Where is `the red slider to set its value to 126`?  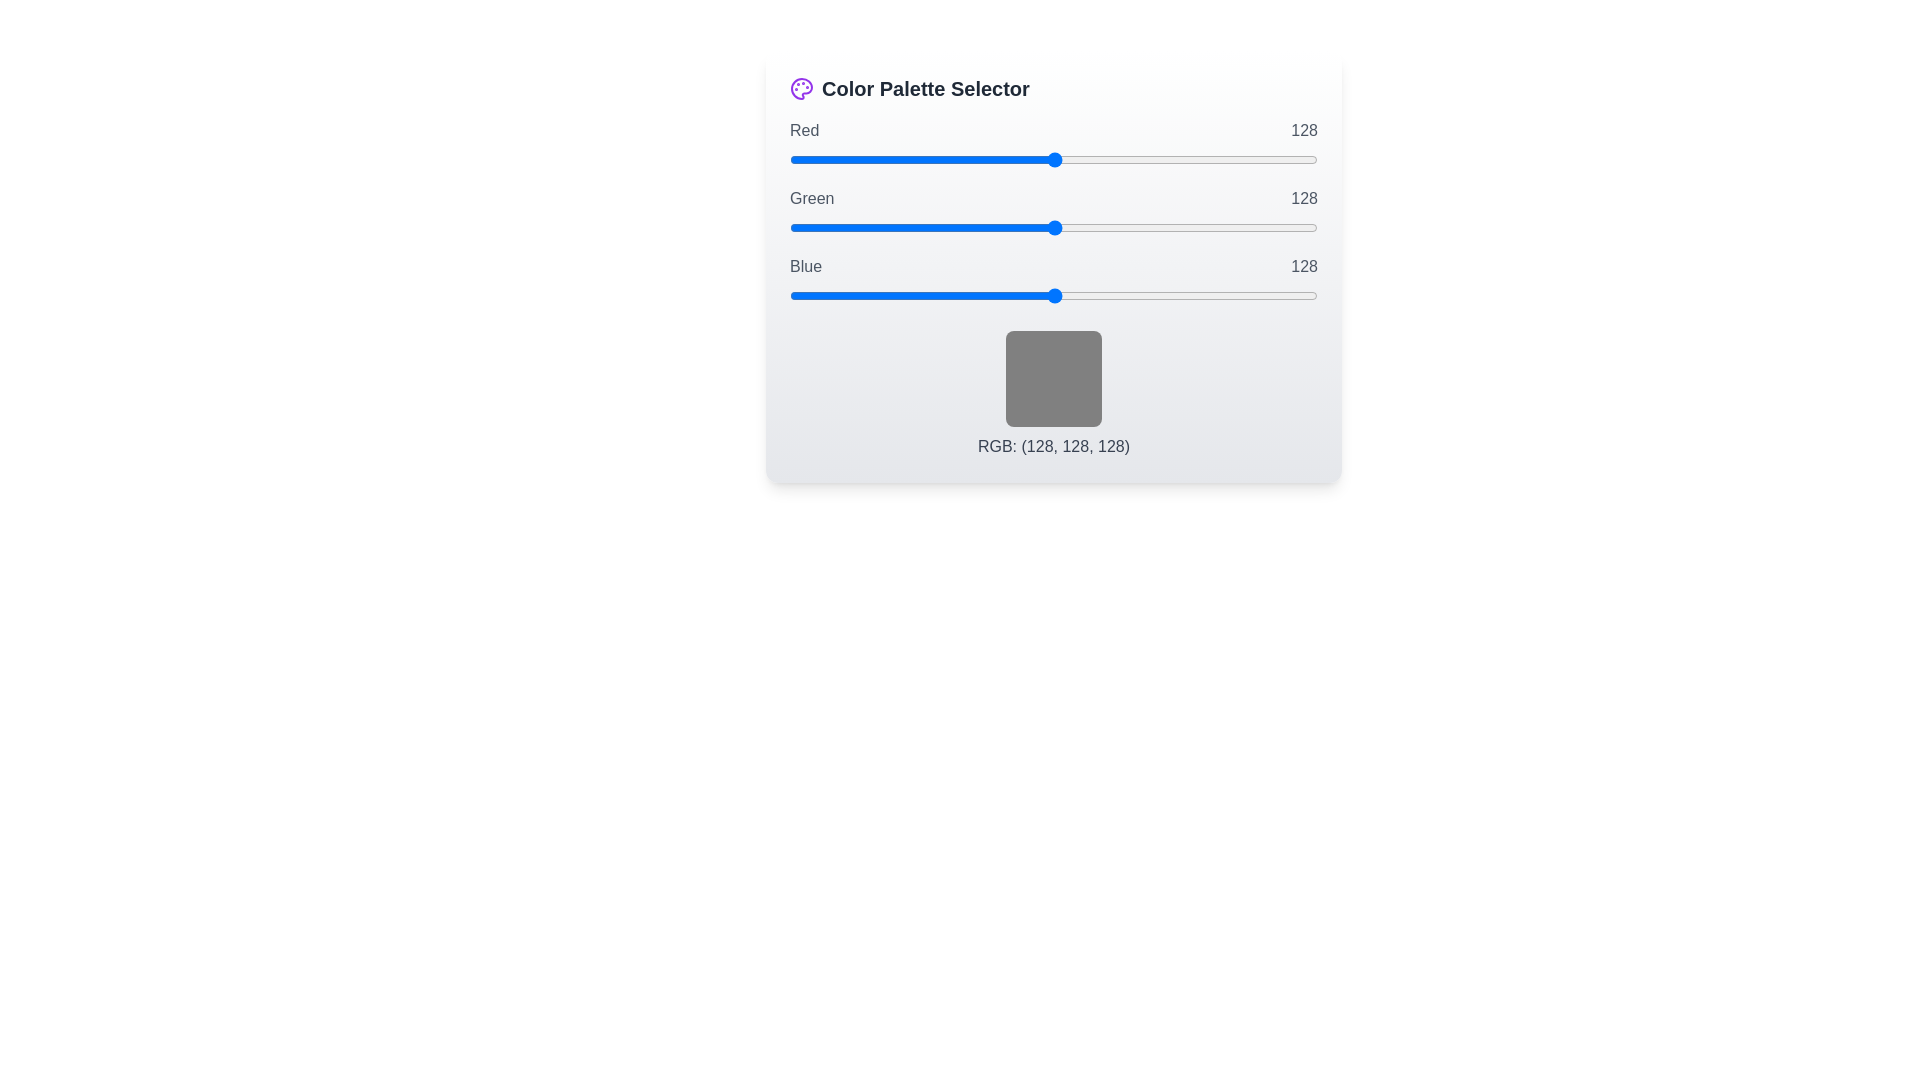 the red slider to set its value to 126 is located at coordinates (1049, 158).